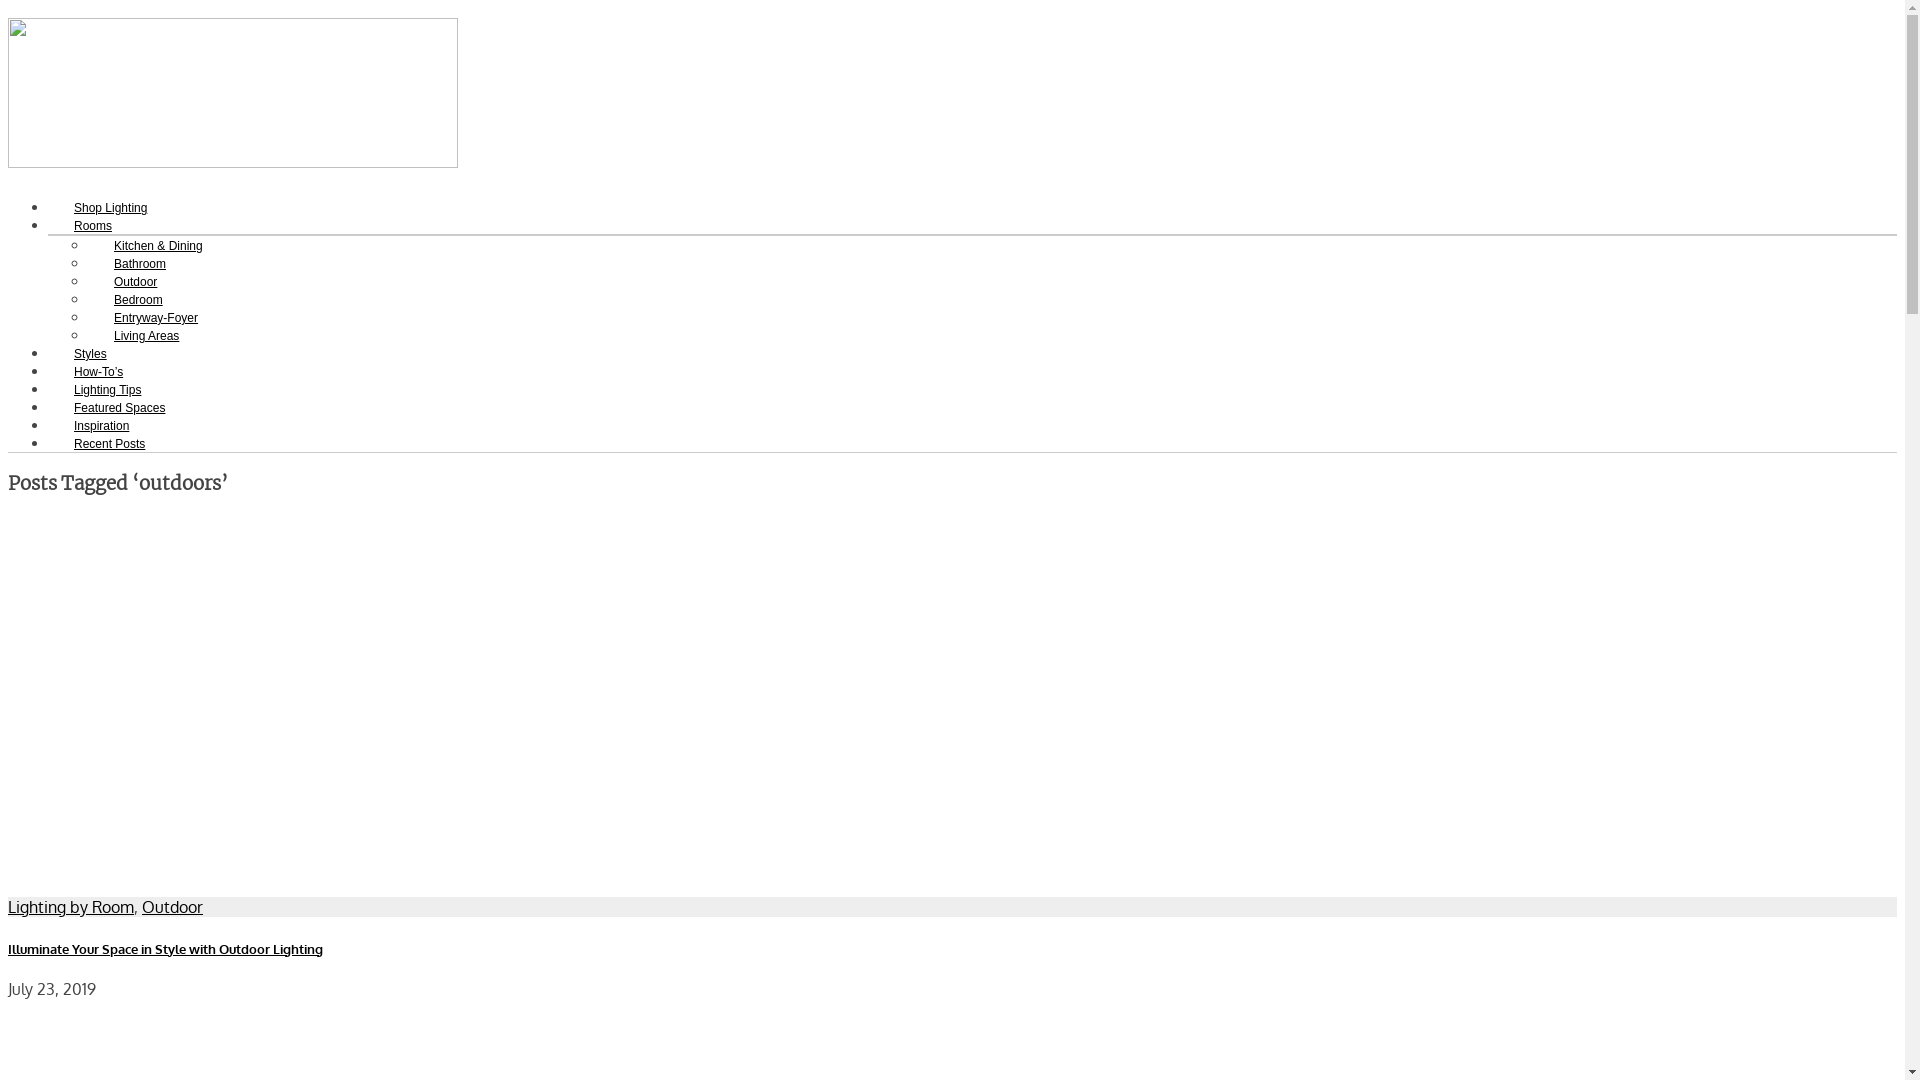  Describe the element at coordinates (106, 389) in the screenshot. I see `'Lighting Tips'` at that location.